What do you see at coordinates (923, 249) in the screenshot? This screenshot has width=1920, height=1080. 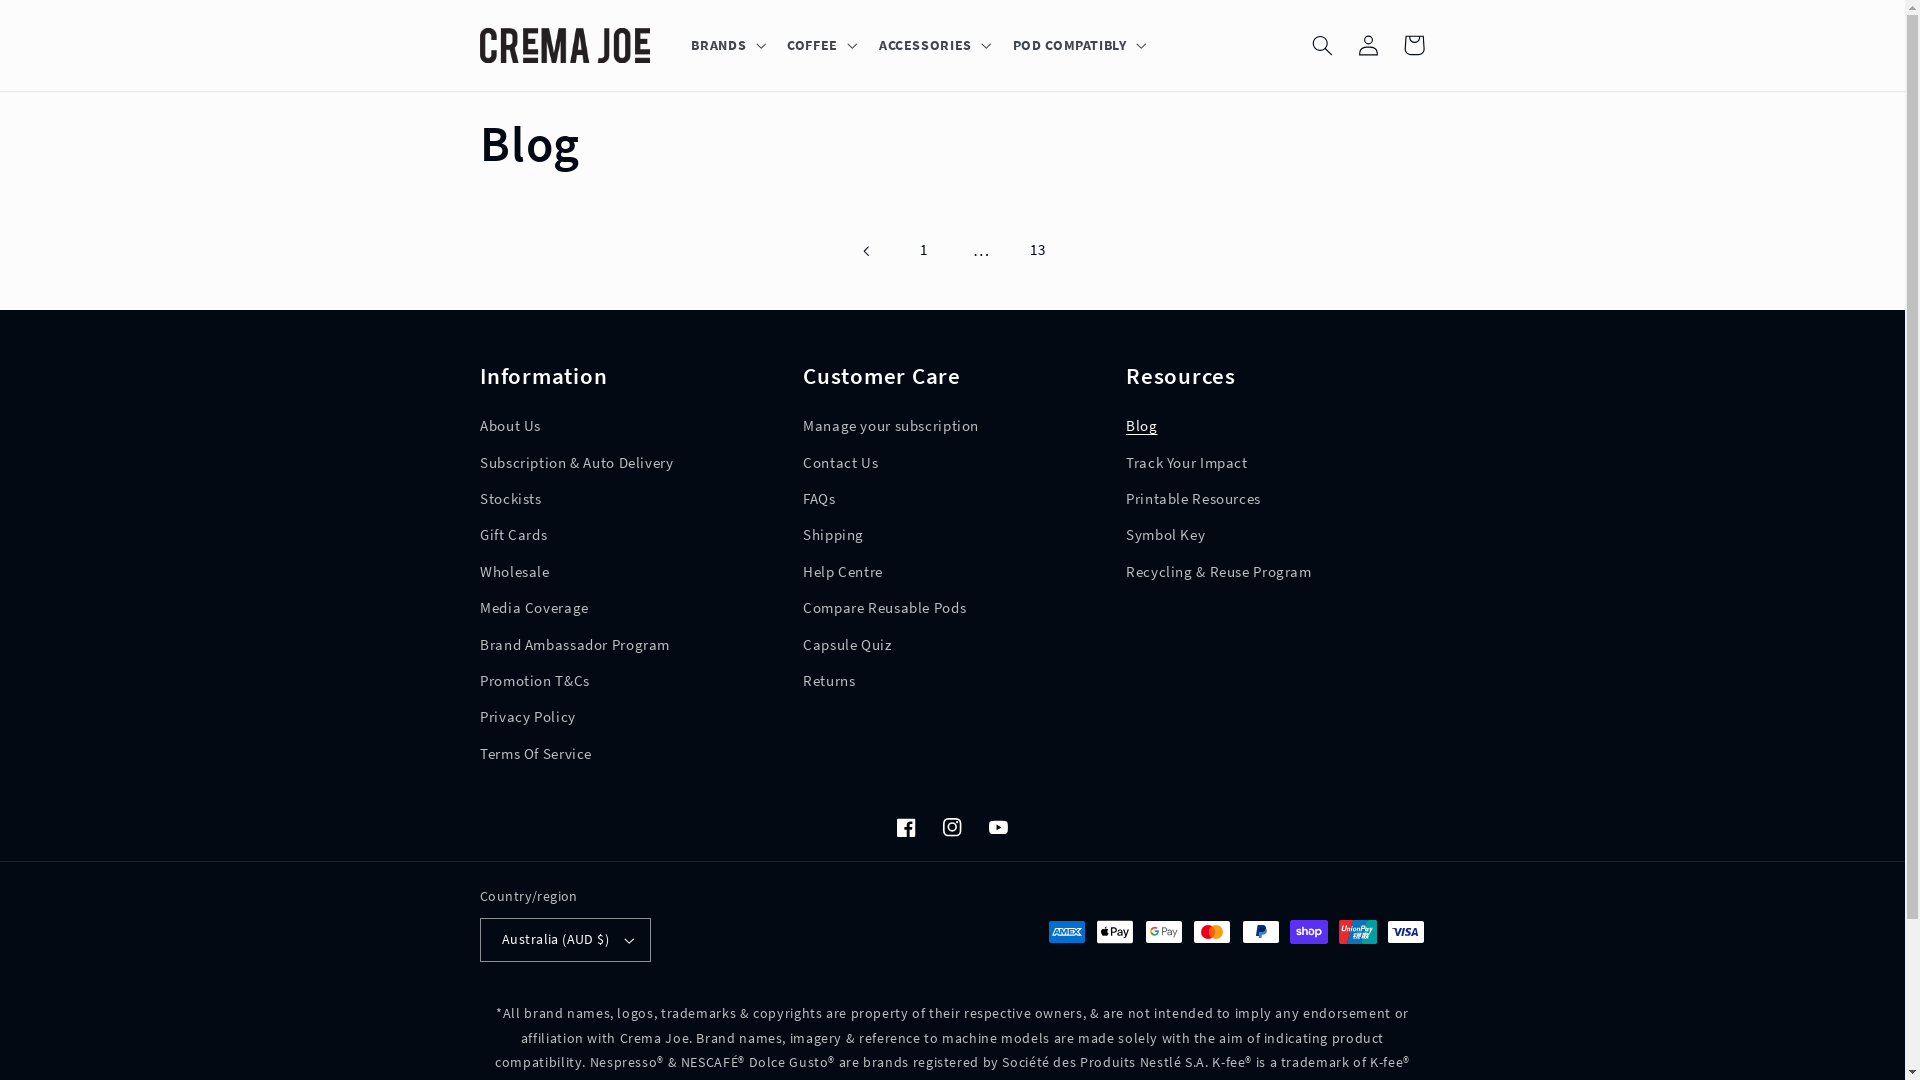 I see `'1'` at bounding box center [923, 249].